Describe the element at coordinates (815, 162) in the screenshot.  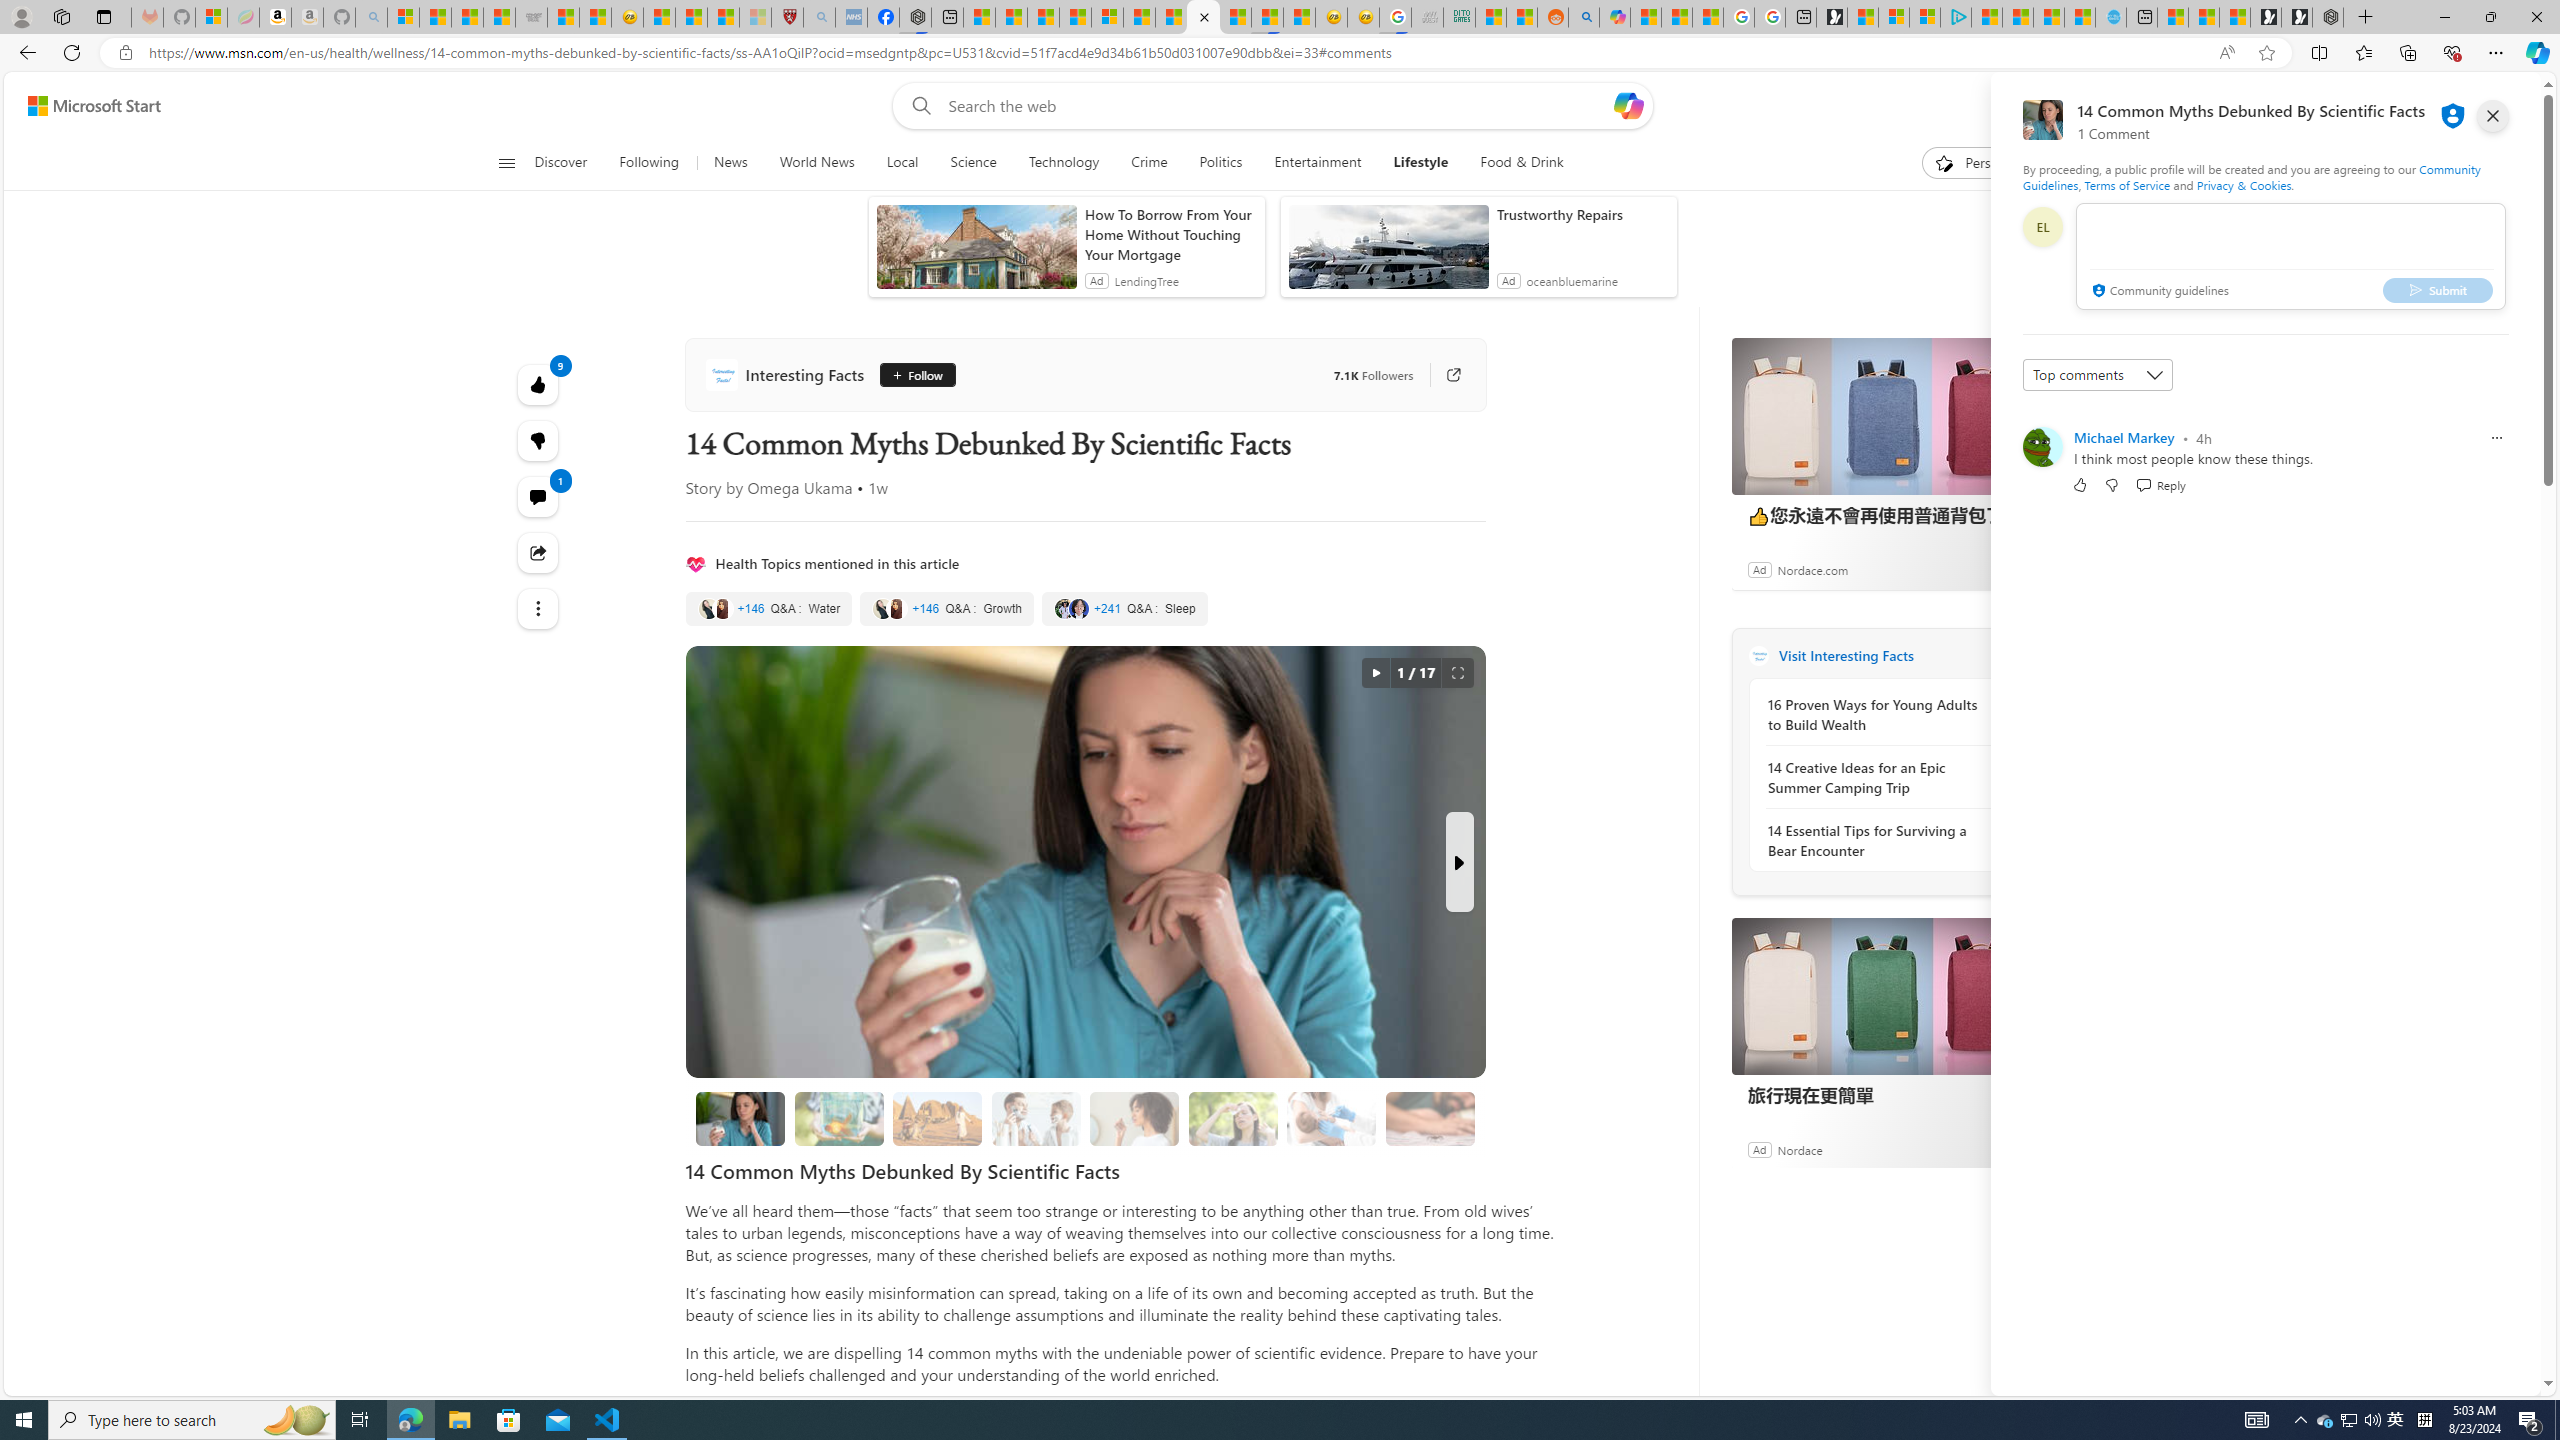
I see `'World News'` at that location.